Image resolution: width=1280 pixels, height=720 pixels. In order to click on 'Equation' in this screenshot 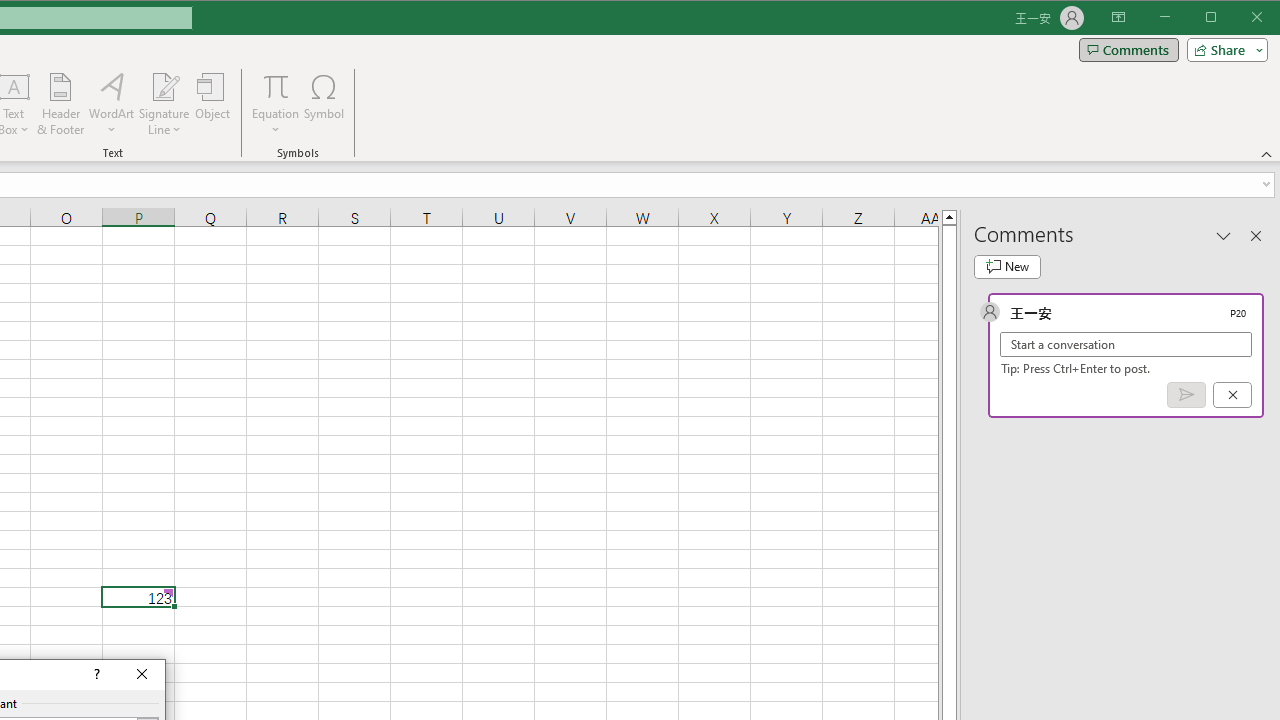, I will do `click(274, 85)`.